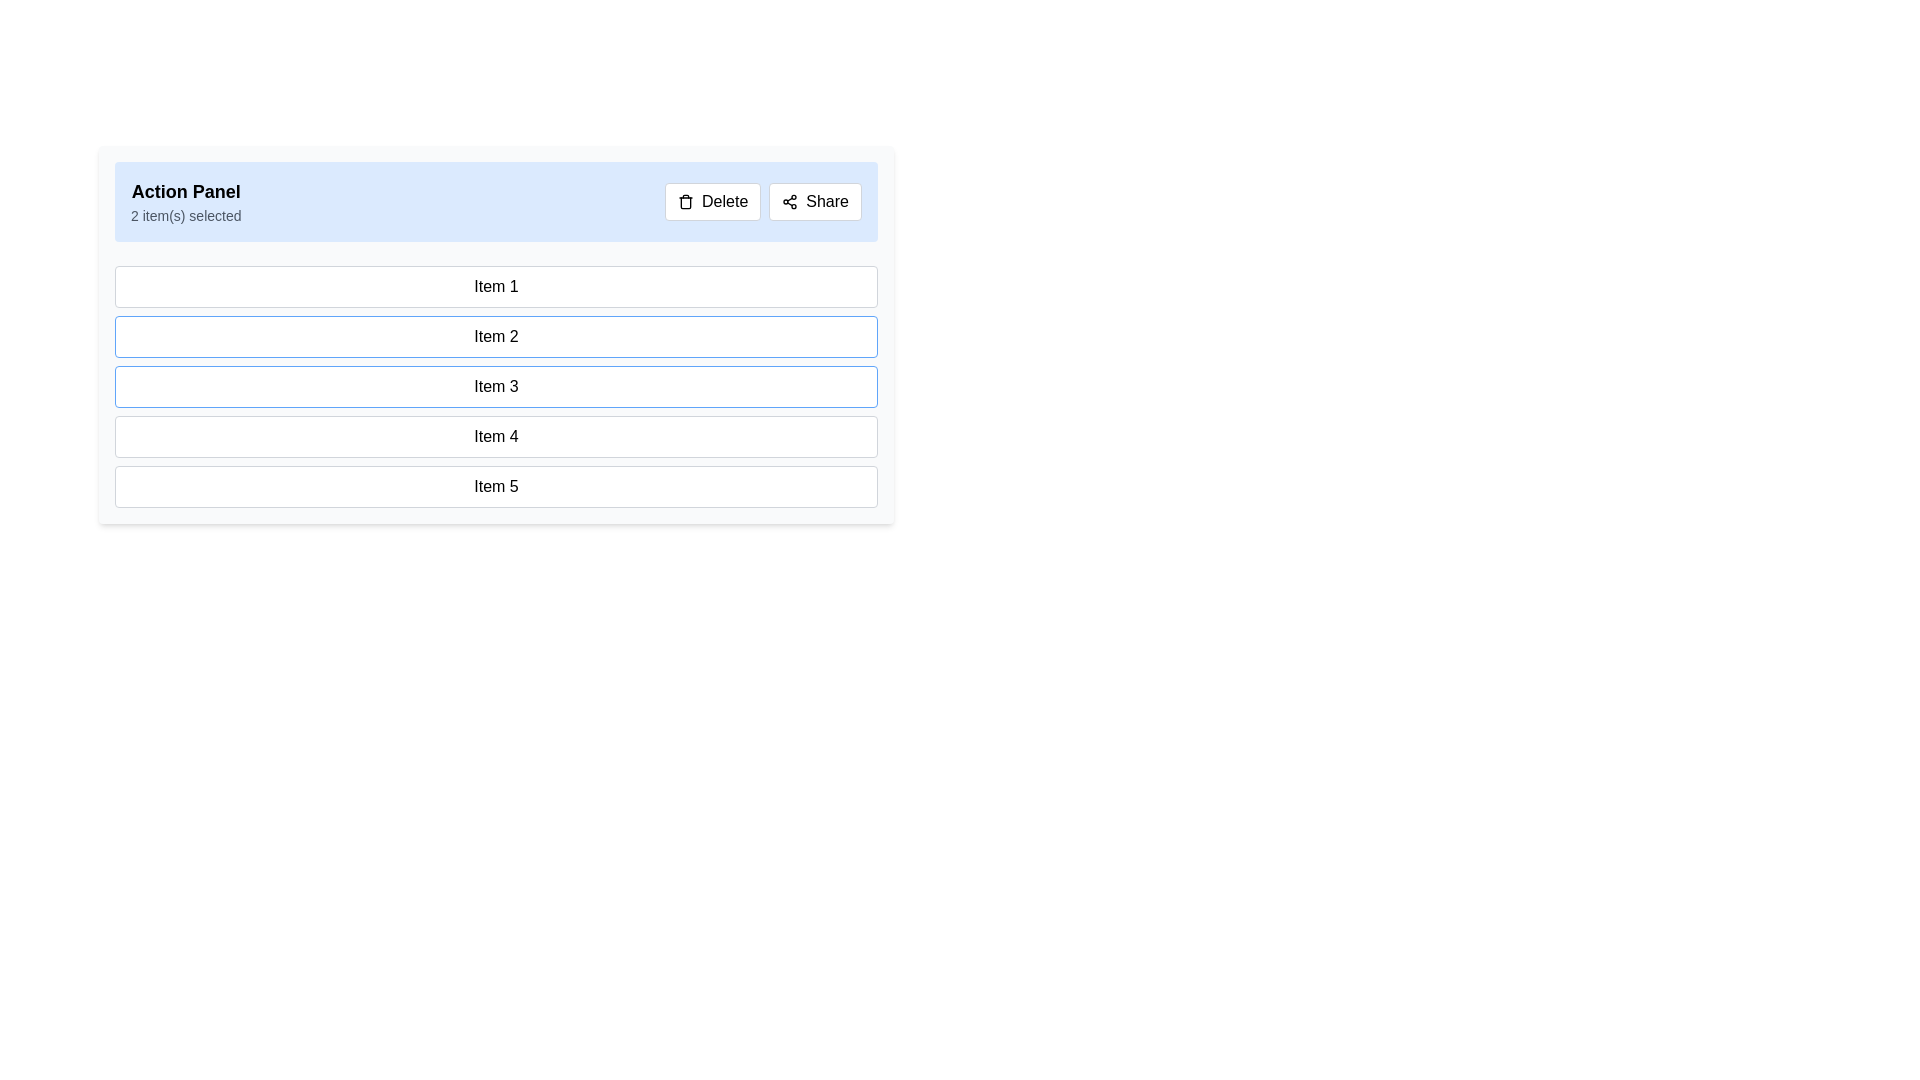 This screenshot has width=1920, height=1080. I want to click on the trash can icon within the 'Delete' button, so click(686, 201).